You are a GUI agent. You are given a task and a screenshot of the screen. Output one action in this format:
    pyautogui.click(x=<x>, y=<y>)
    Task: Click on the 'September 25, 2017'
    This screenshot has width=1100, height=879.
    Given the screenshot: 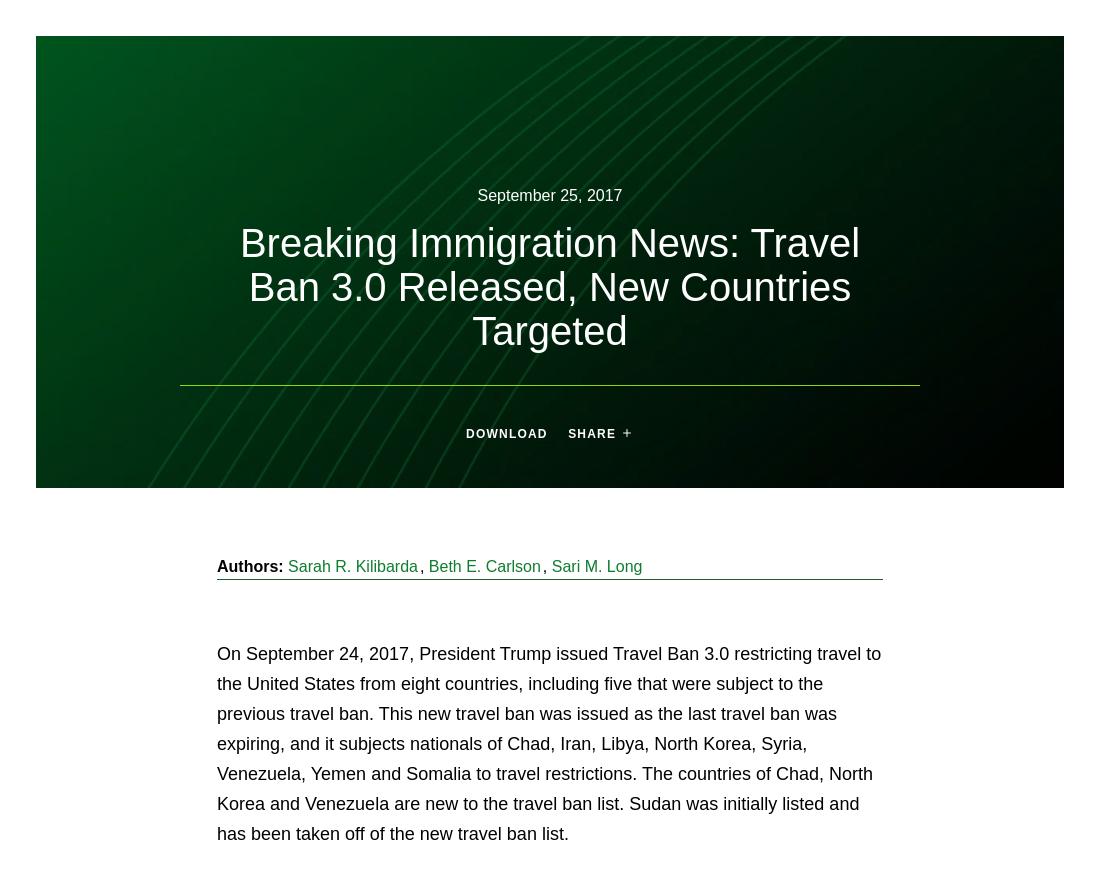 What is the action you would take?
    pyautogui.click(x=549, y=194)
    